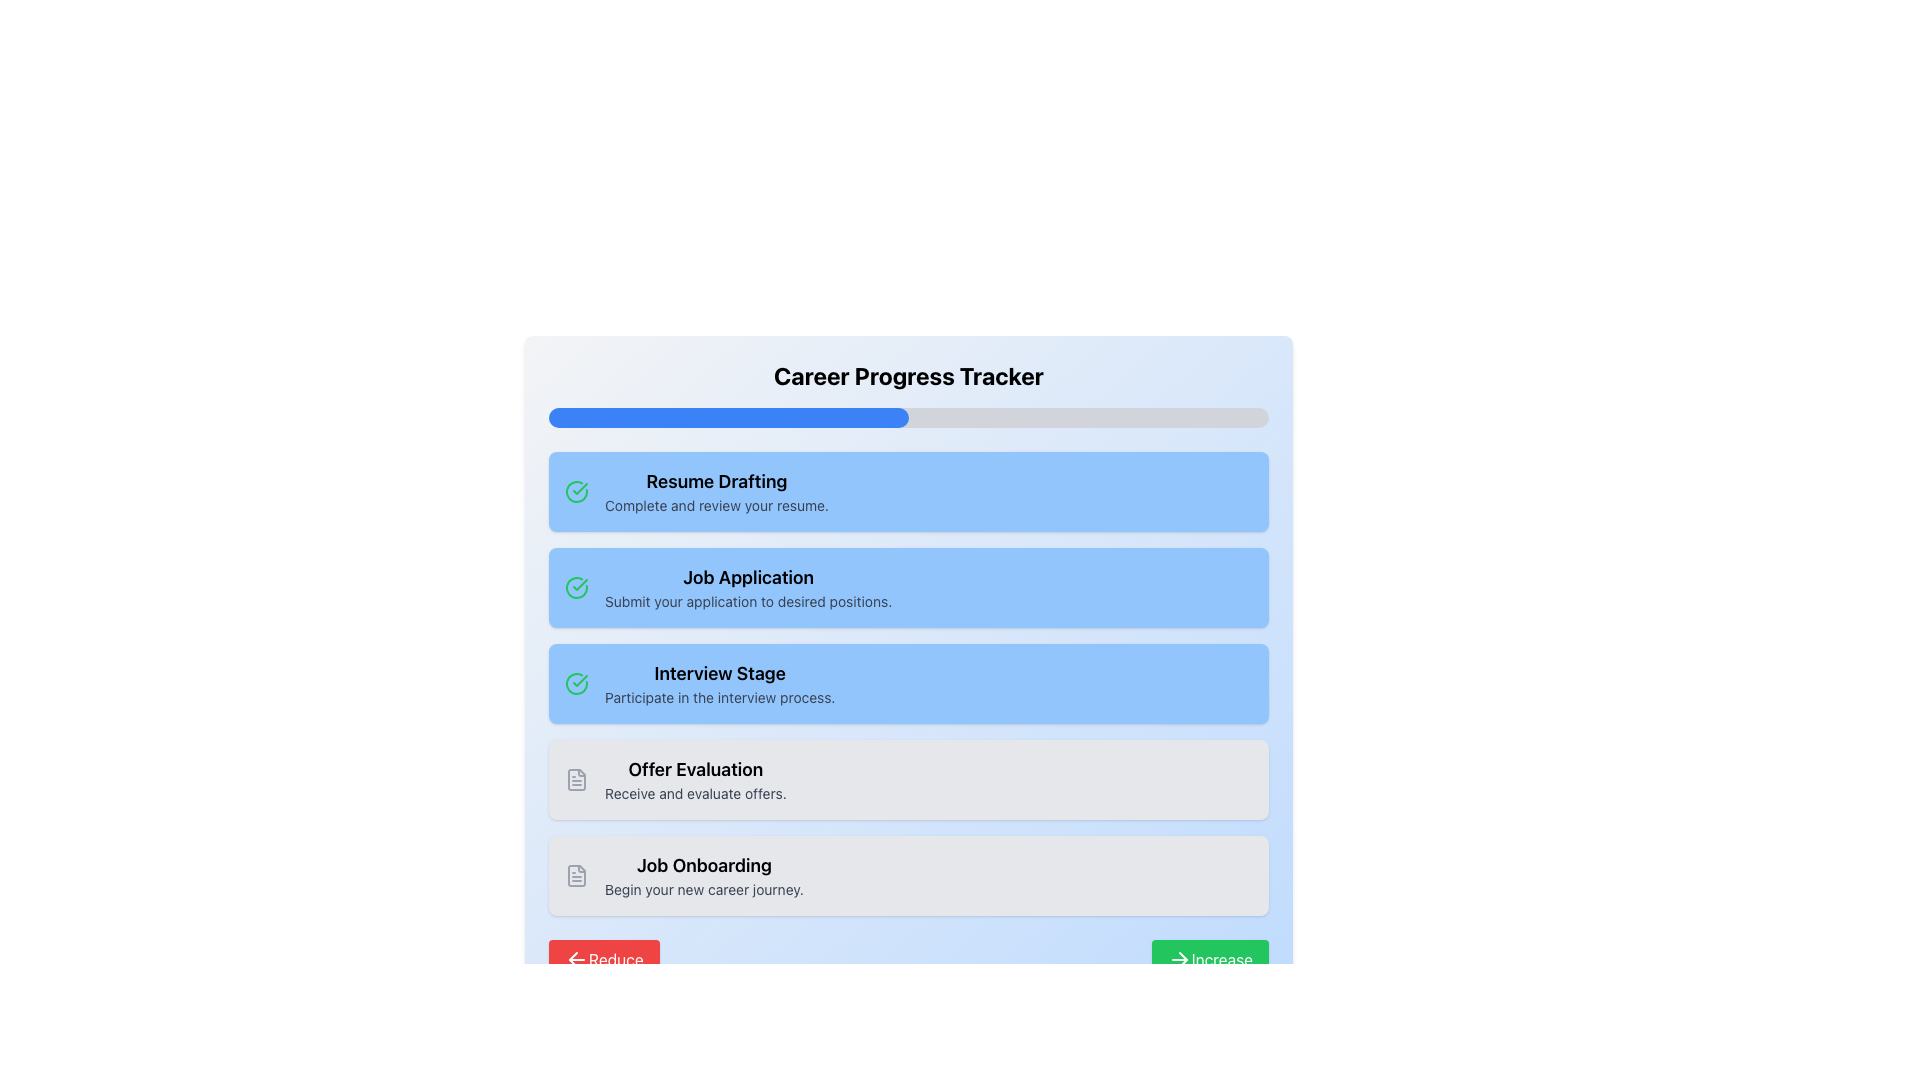 Image resolution: width=1920 pixels, height=1080 pixels. Describe the element at coordinates (575, 778) in the screenshot. I see `the document icon with a folded corner edge located in the 'Offer Evaluation' section, which is outlined in gray and positioned to the left of the text description` at that location.